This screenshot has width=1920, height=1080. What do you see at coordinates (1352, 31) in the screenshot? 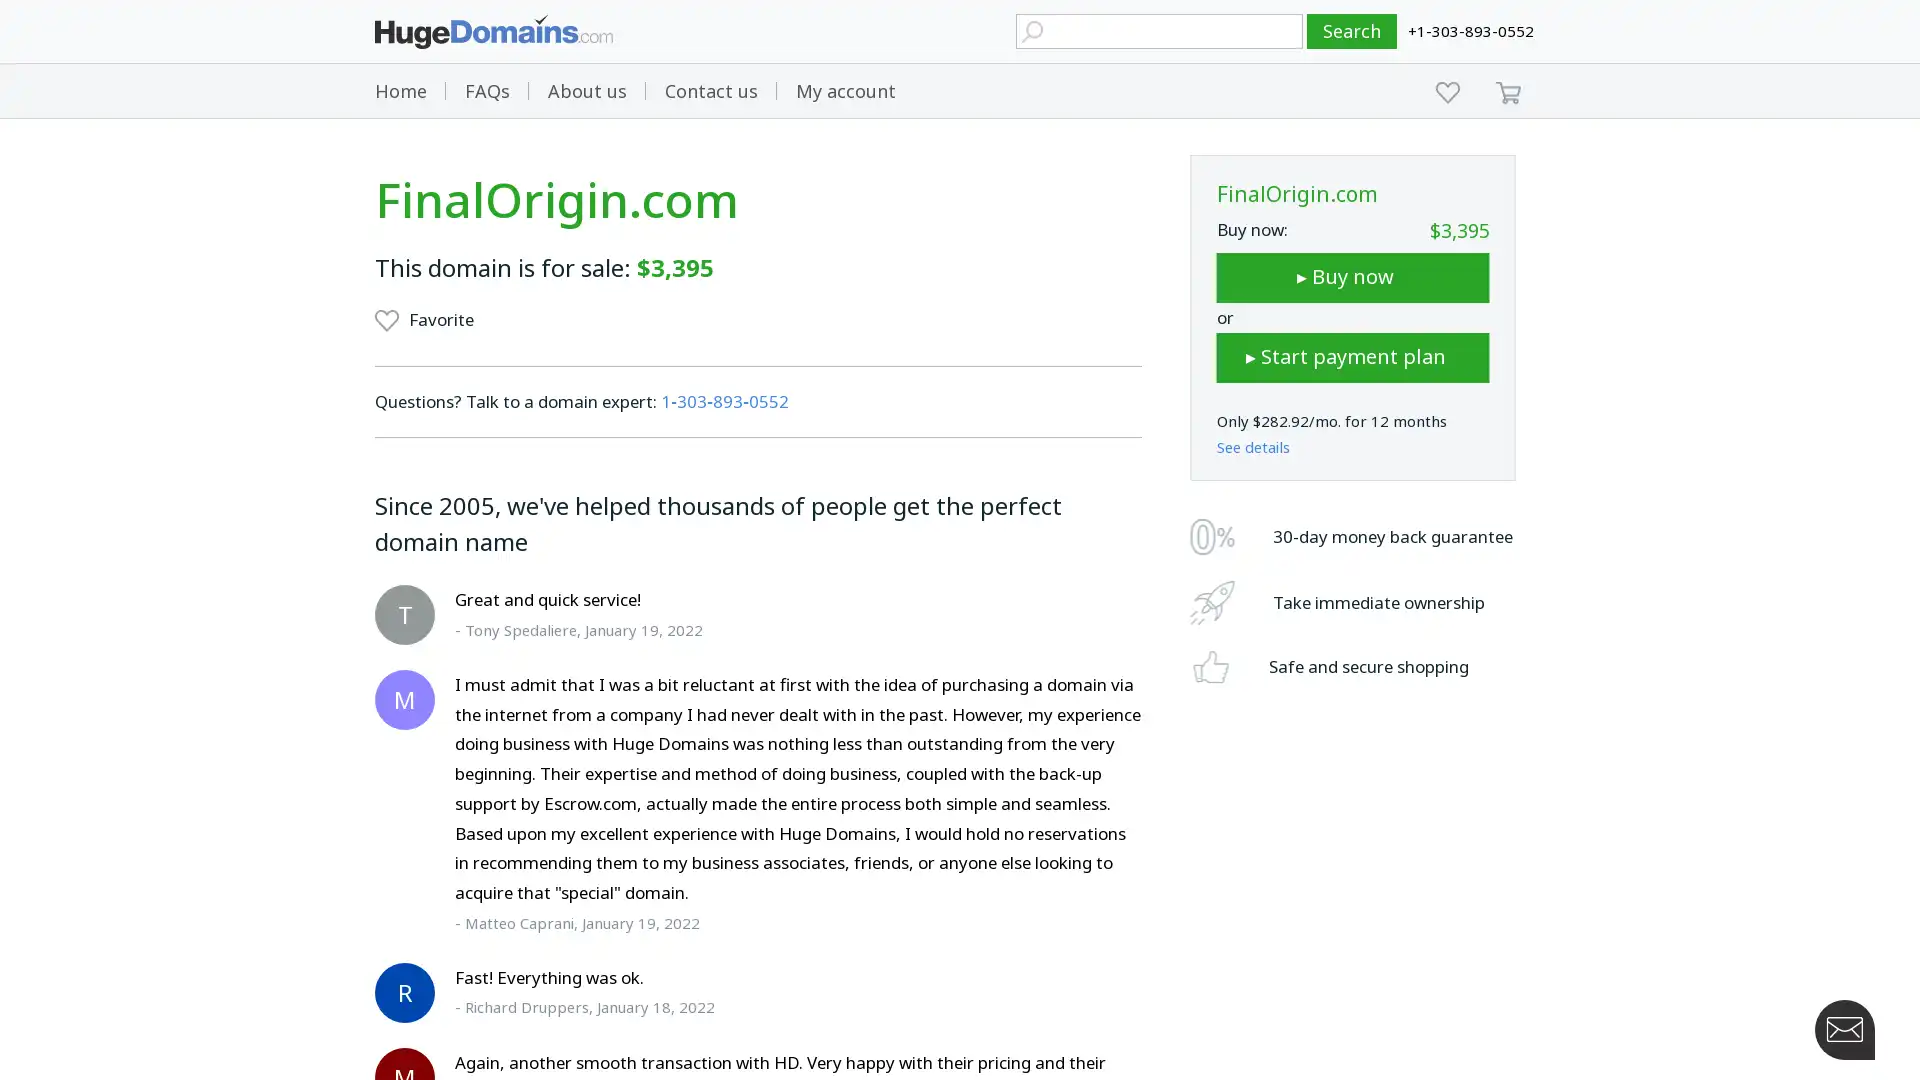
I see `Search` at bounding box center [1352, 31].